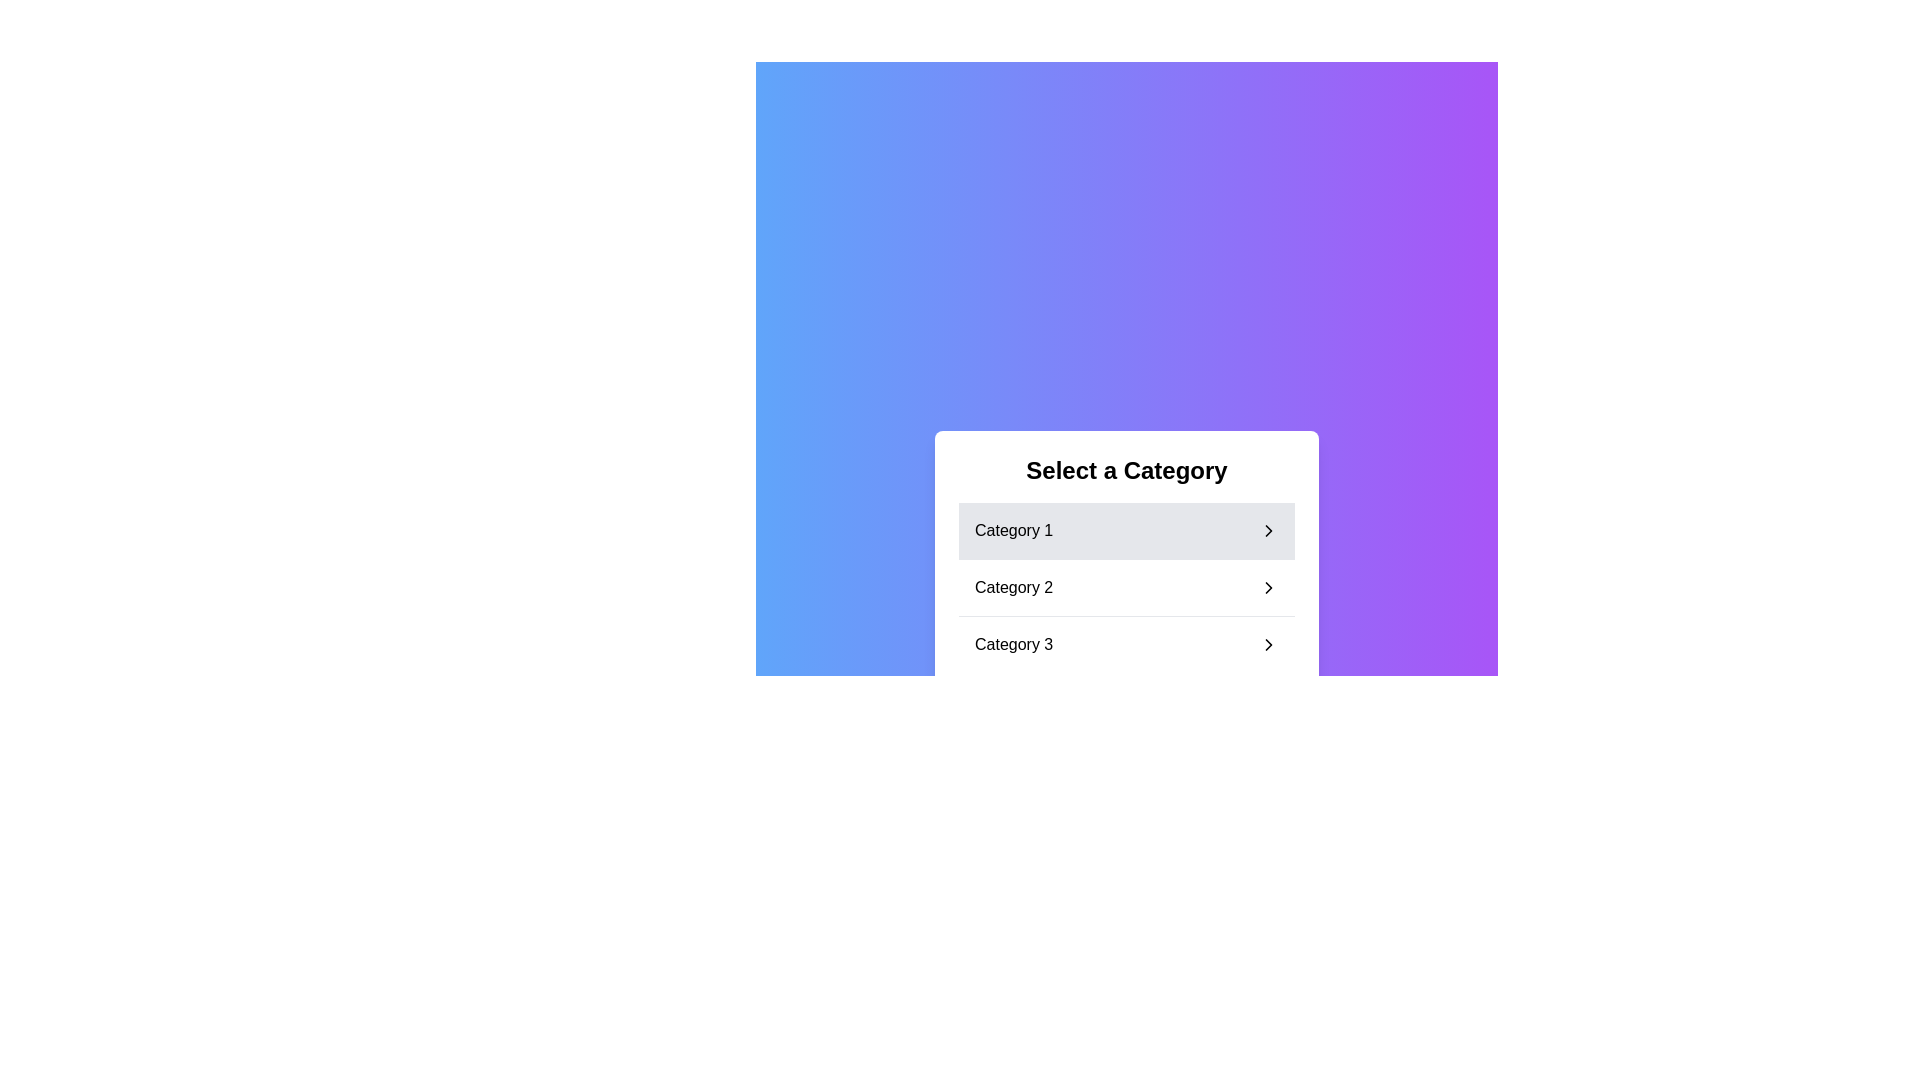  I want to click on the right-pointing chevron icon adjacent to the text 'Category 3', so click(1267, 644).